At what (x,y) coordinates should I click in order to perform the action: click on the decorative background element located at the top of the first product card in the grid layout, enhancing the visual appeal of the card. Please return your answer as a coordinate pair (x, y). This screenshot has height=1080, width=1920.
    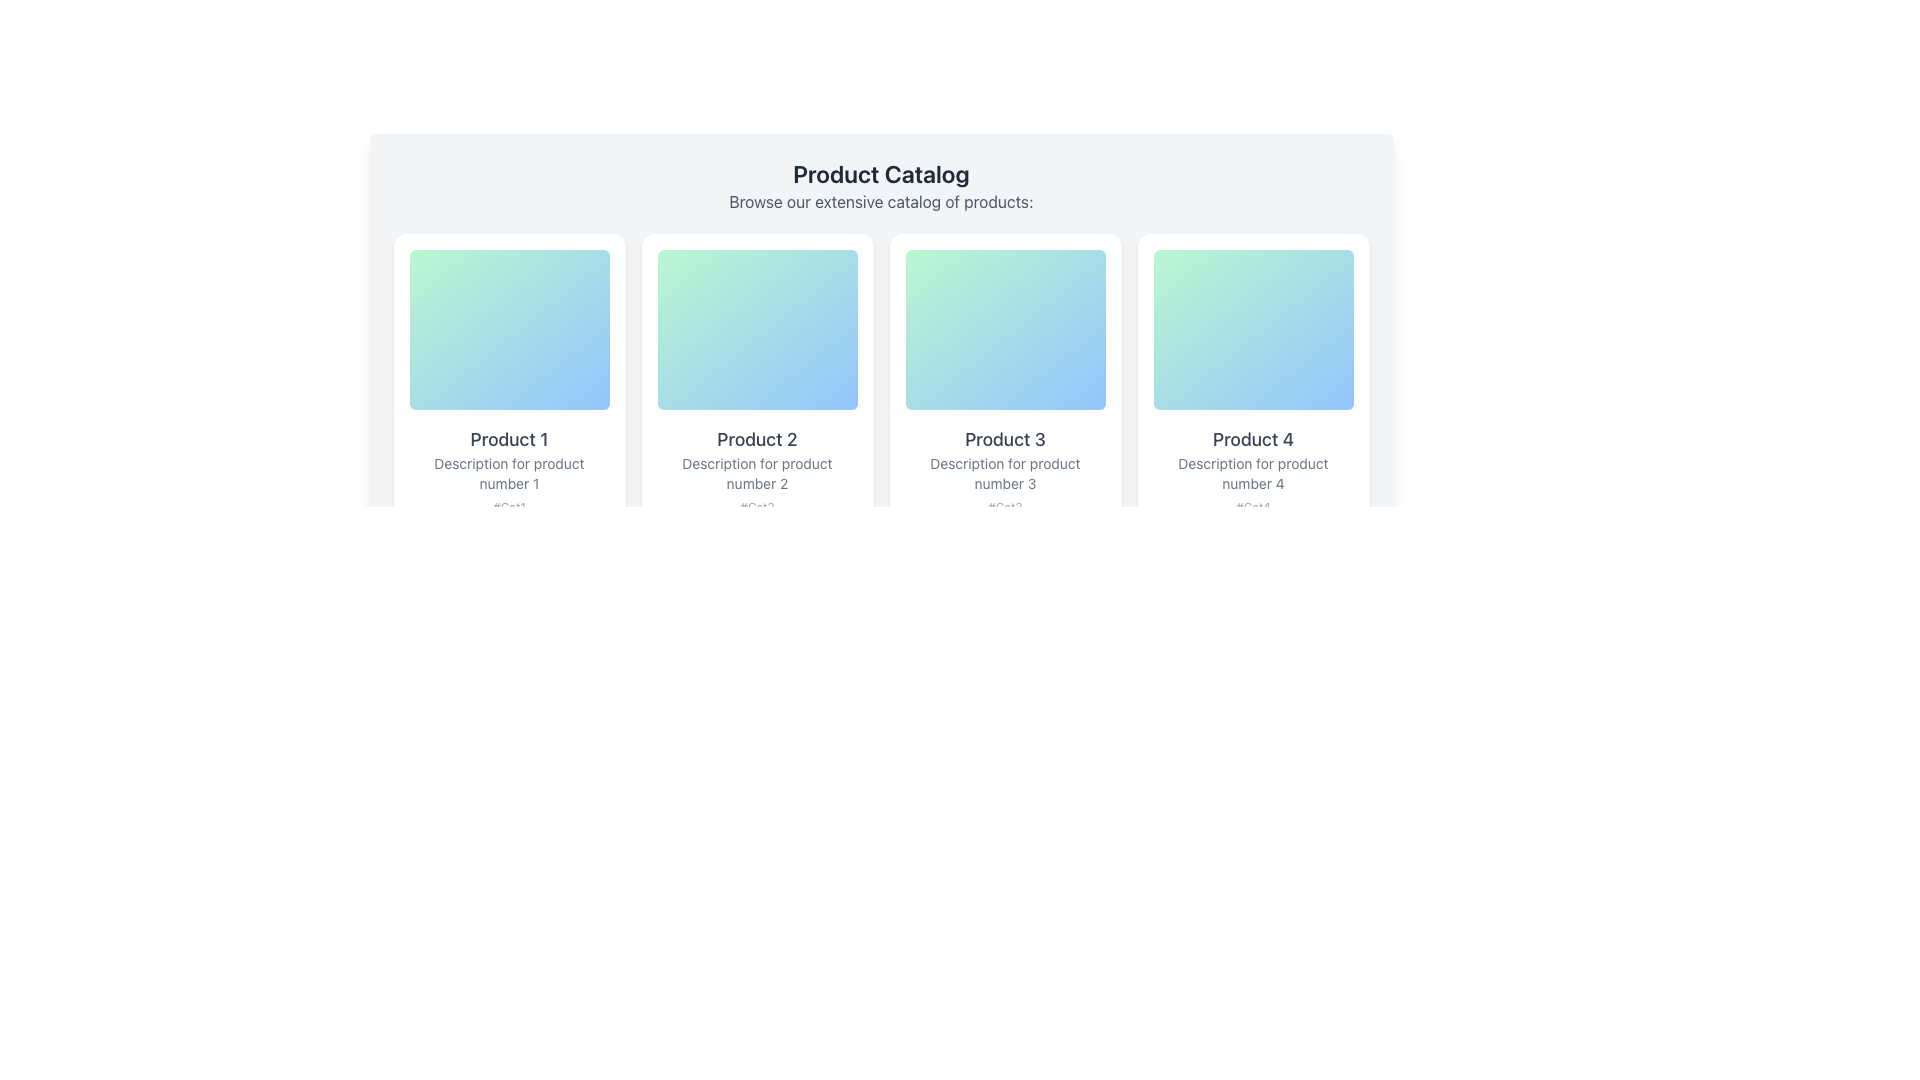
    Looking at the image, I should click on (509, 329).